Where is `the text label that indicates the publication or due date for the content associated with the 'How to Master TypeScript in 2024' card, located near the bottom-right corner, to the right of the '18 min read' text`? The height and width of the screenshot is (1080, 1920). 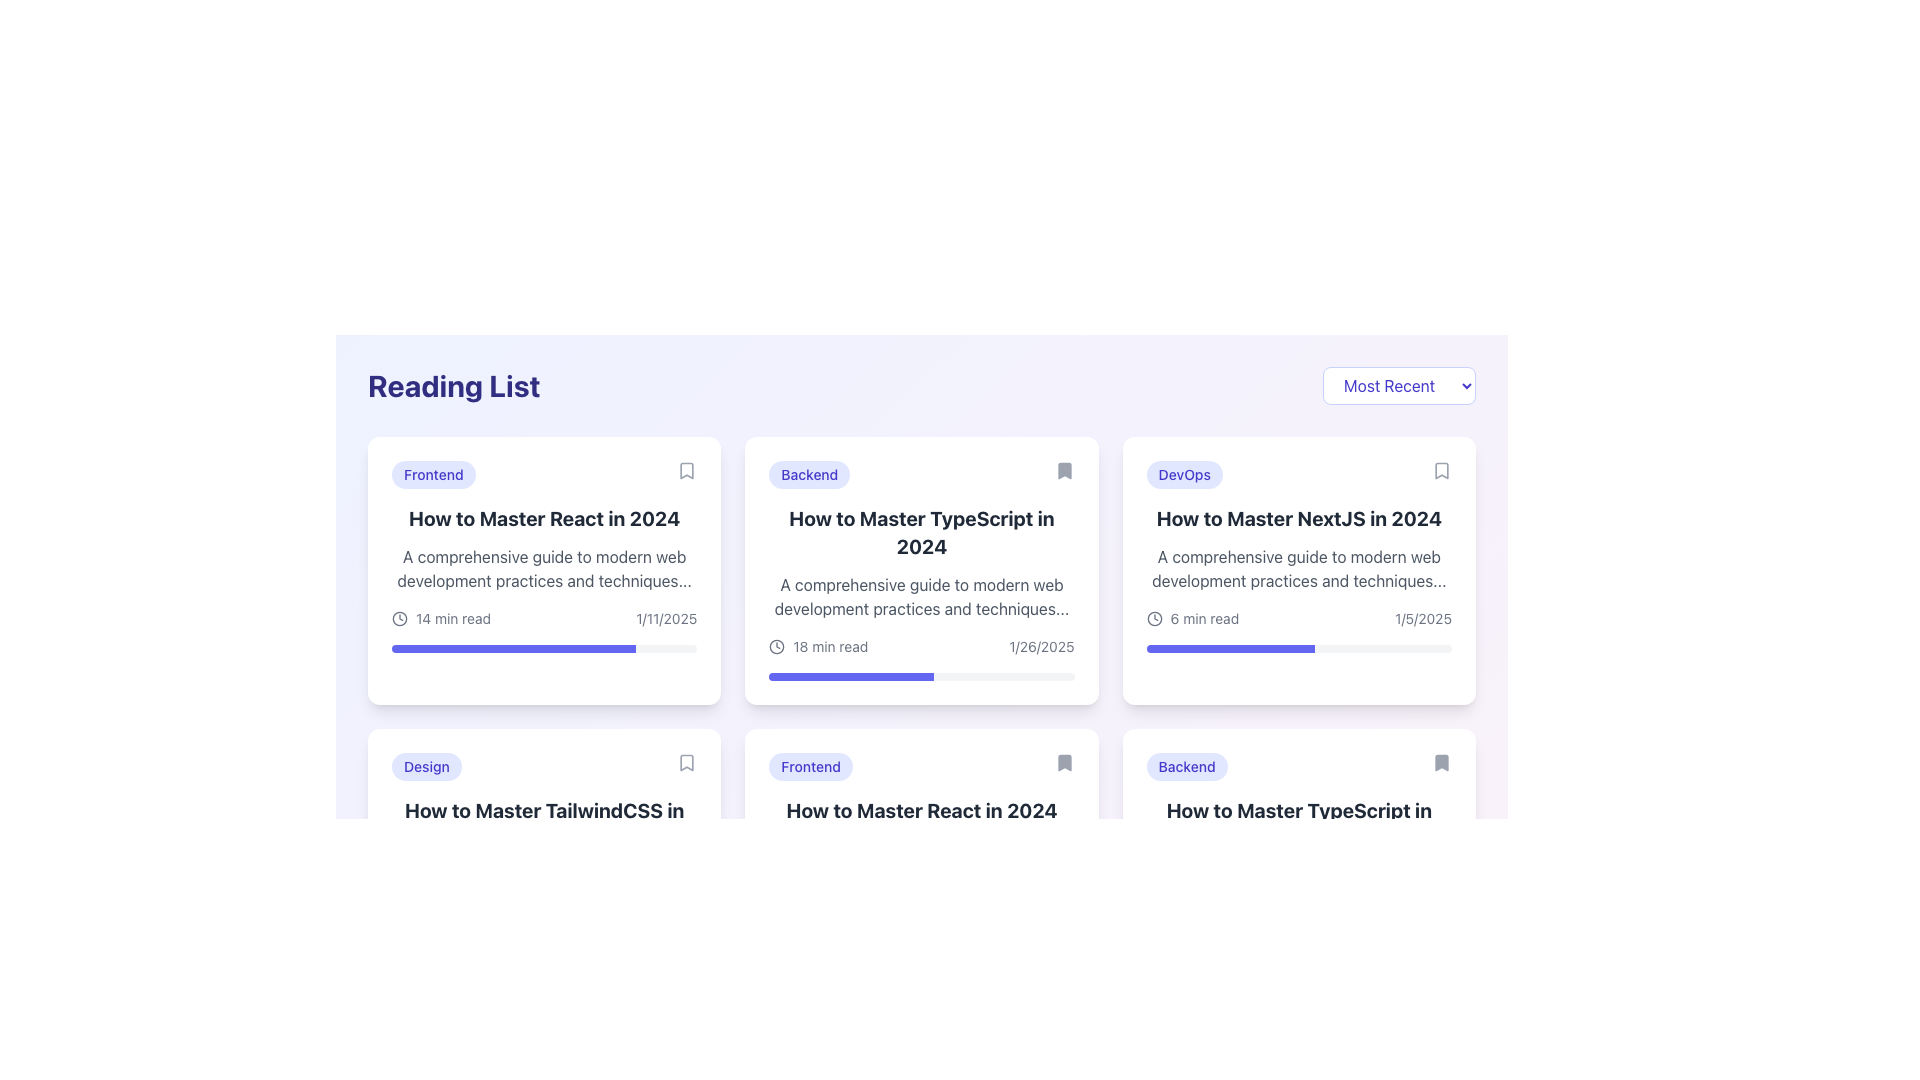
the text label that indicates the publication or due date for the content associated with the 'How to Master TypeScript in 2024' card, located near the bottom-right corner, to the right of the '18 min read' text is located at coordinates (1040, 647).